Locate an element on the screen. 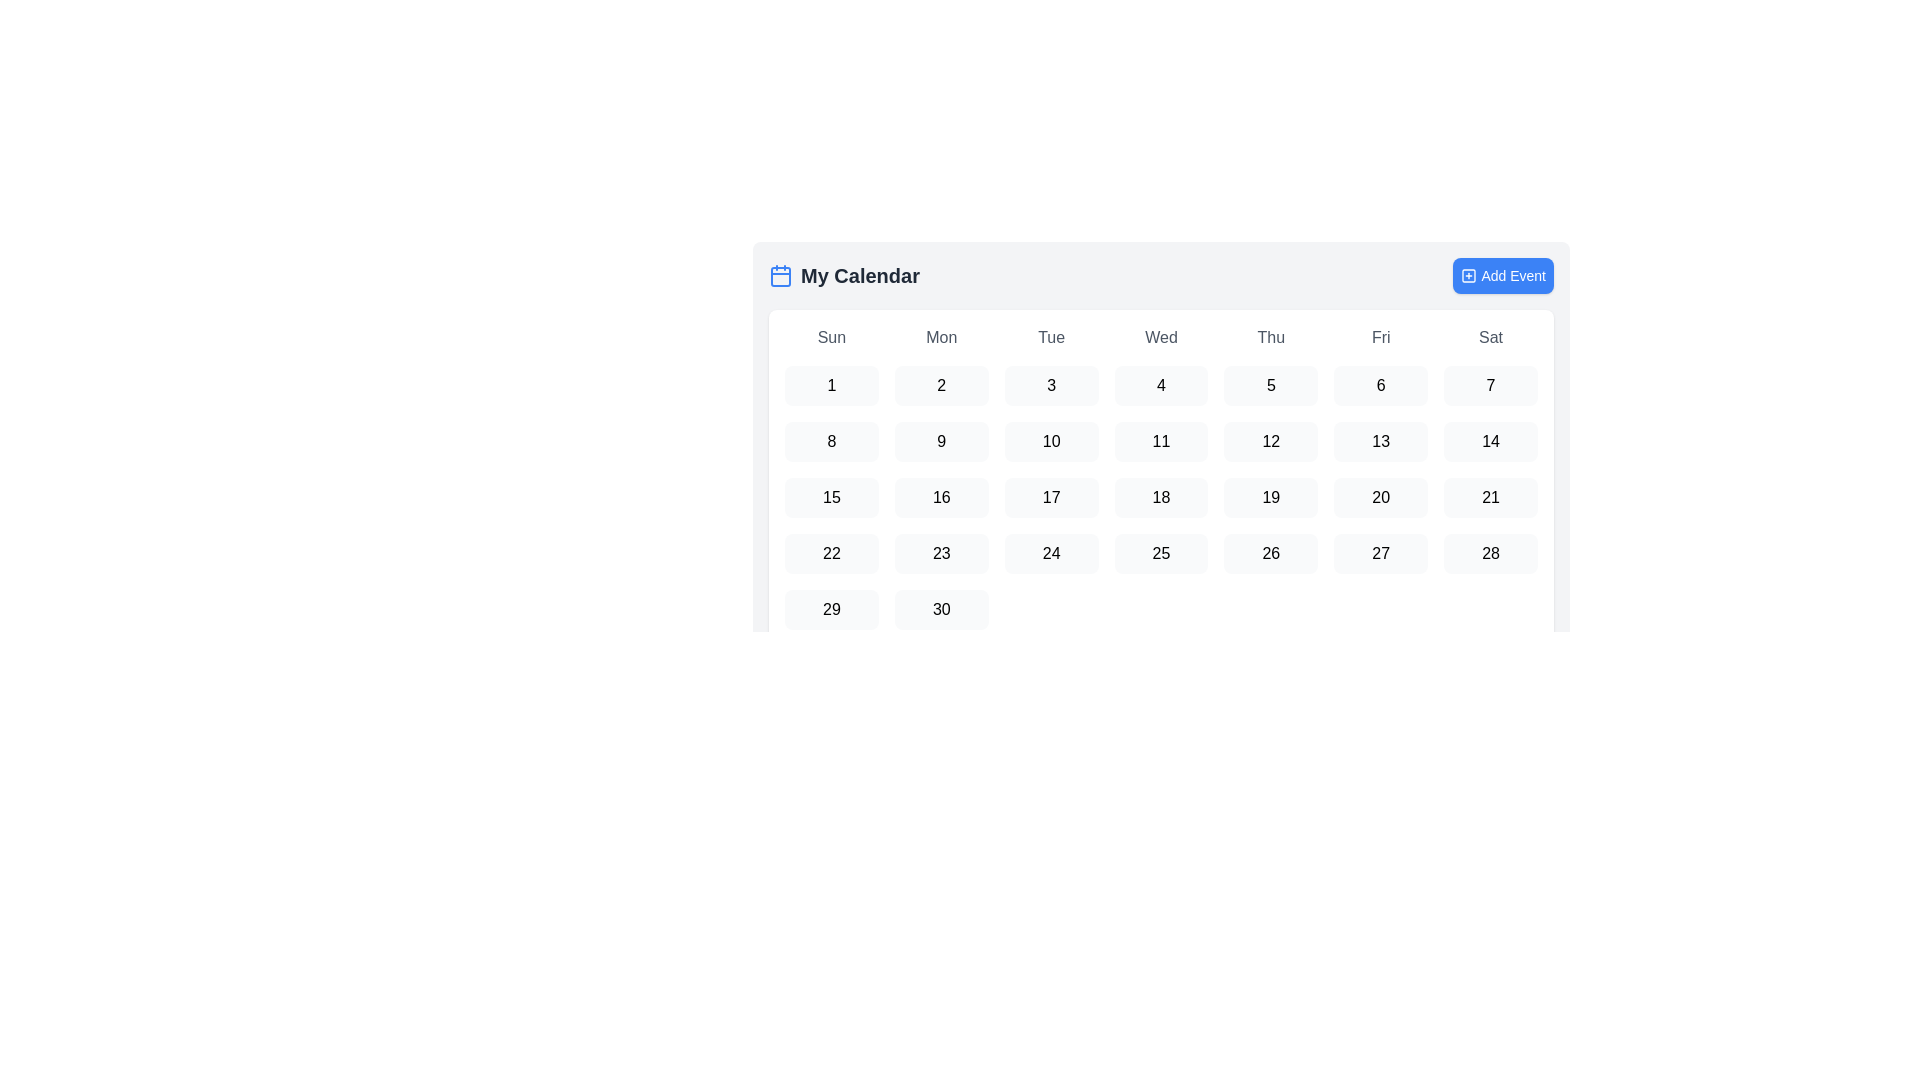 Image resolution: width=1920 pixels, height=1080 pixels. the icon associated with the 'Add Event' button located at the top-right corner of the interface is located at coordinates (1469, 276).